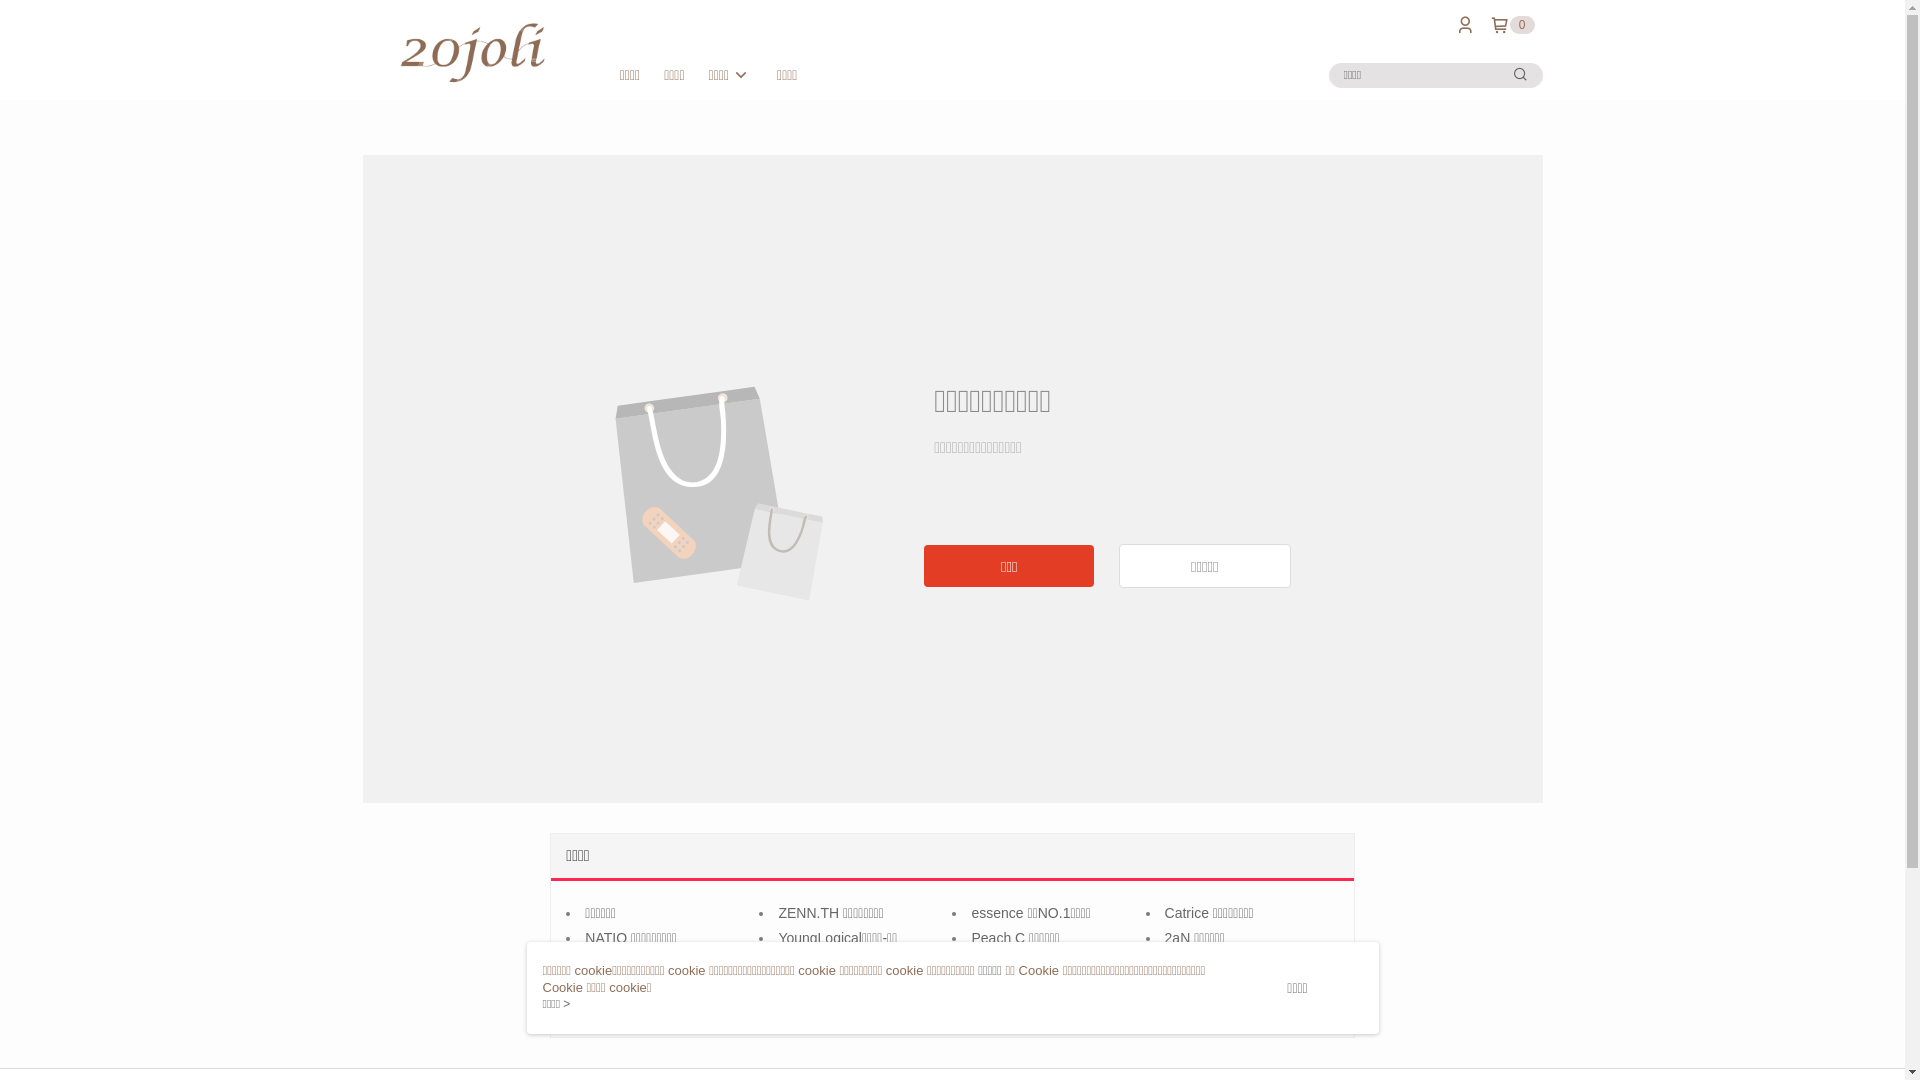 The height and width of the screenshot is (1080, 1920). I want to click on '0', so click(1489, 24).